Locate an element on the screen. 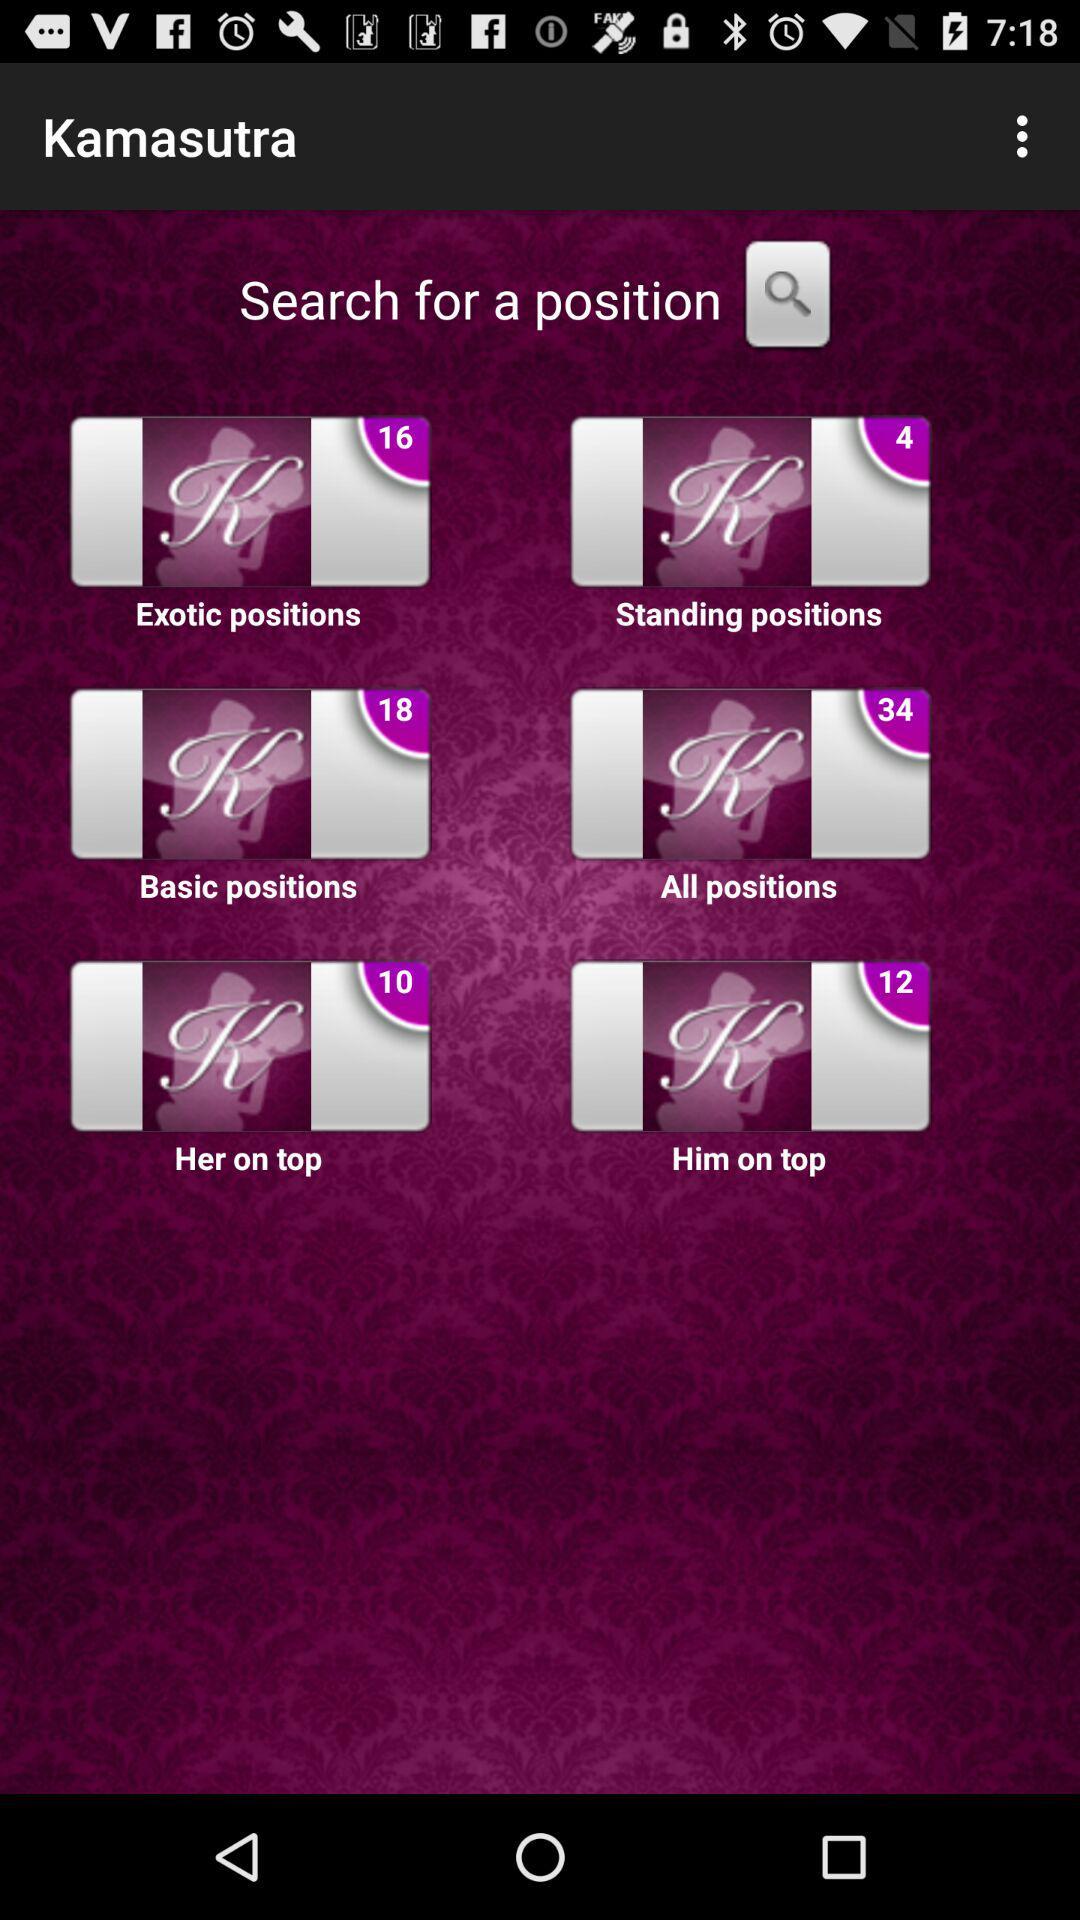 This screenshot has width=1080, height=1920. the search icon is located at coordinates (786, 320).